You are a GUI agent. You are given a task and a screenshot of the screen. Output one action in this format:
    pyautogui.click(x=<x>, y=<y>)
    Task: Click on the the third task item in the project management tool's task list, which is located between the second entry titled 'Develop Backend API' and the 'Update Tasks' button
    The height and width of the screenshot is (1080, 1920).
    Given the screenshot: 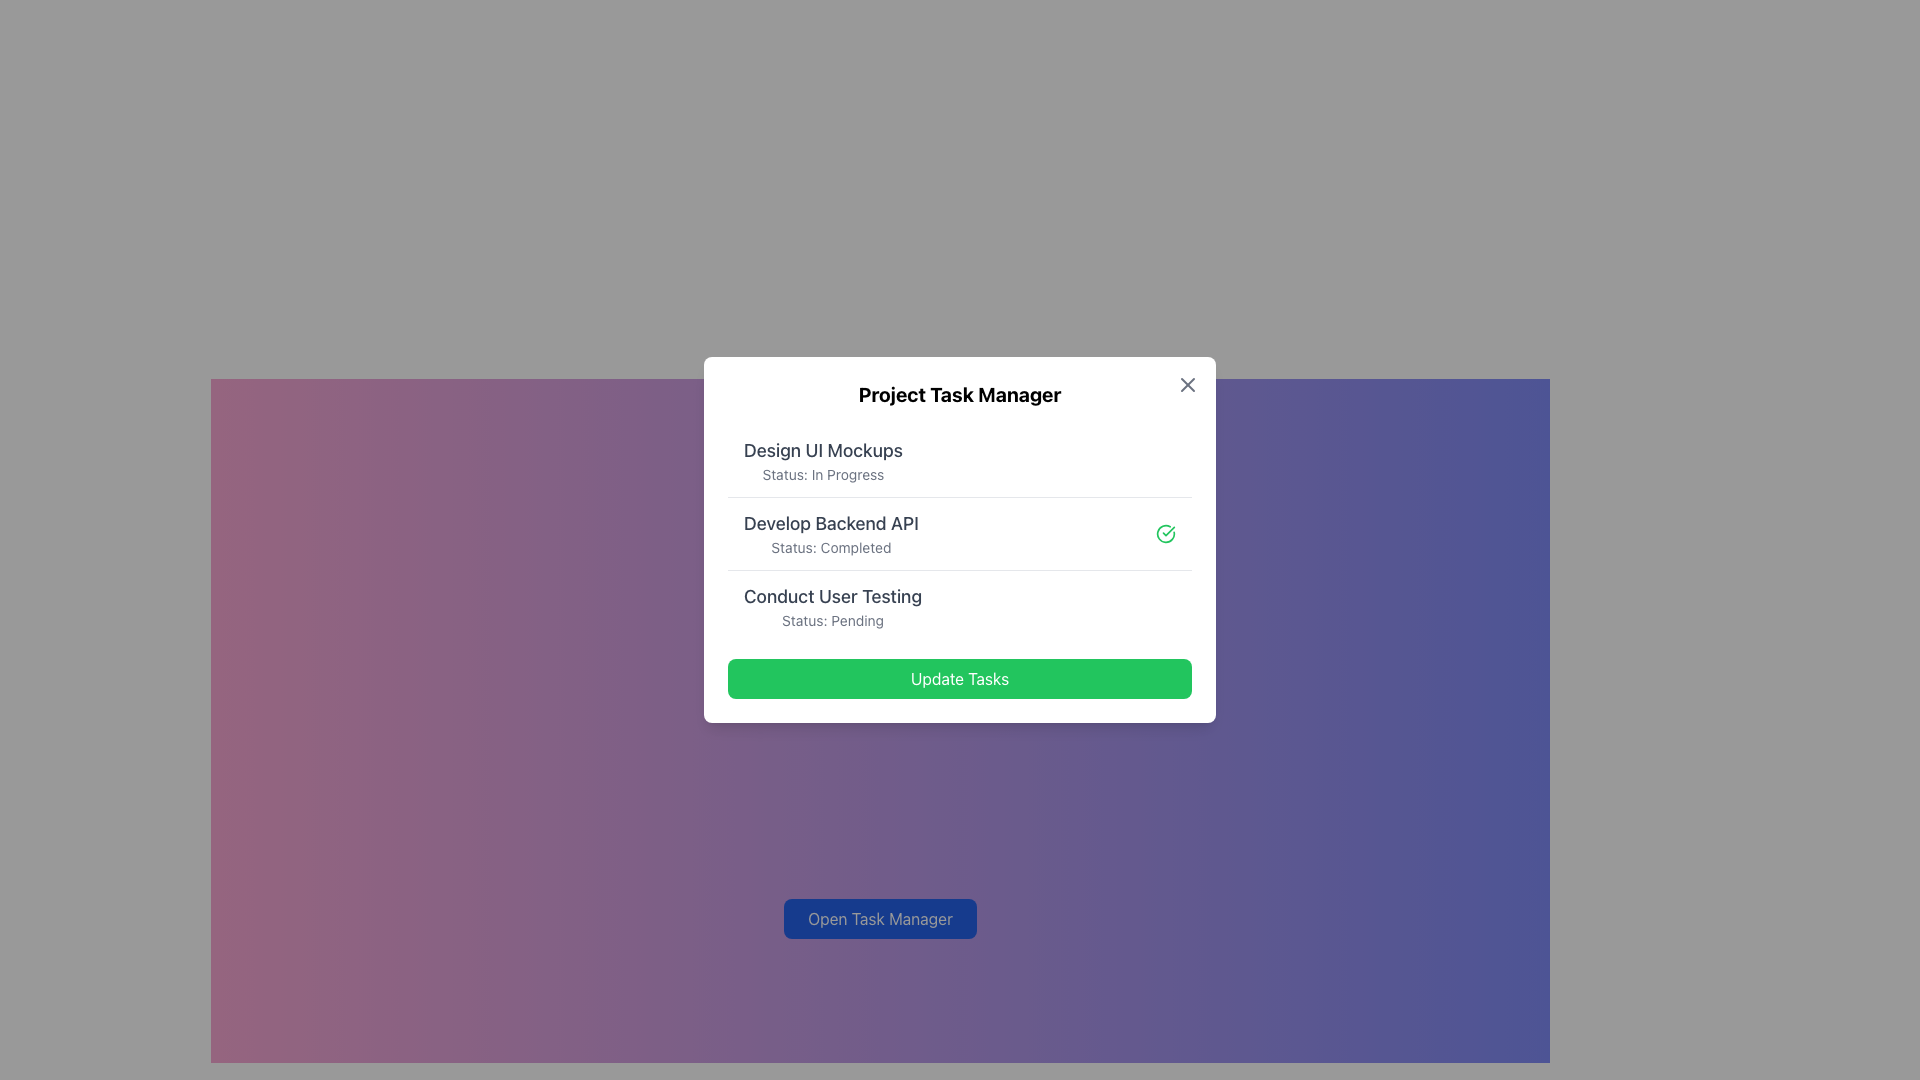 What is the action you would take?
    pyautogui.click(x=960, y=605)
    